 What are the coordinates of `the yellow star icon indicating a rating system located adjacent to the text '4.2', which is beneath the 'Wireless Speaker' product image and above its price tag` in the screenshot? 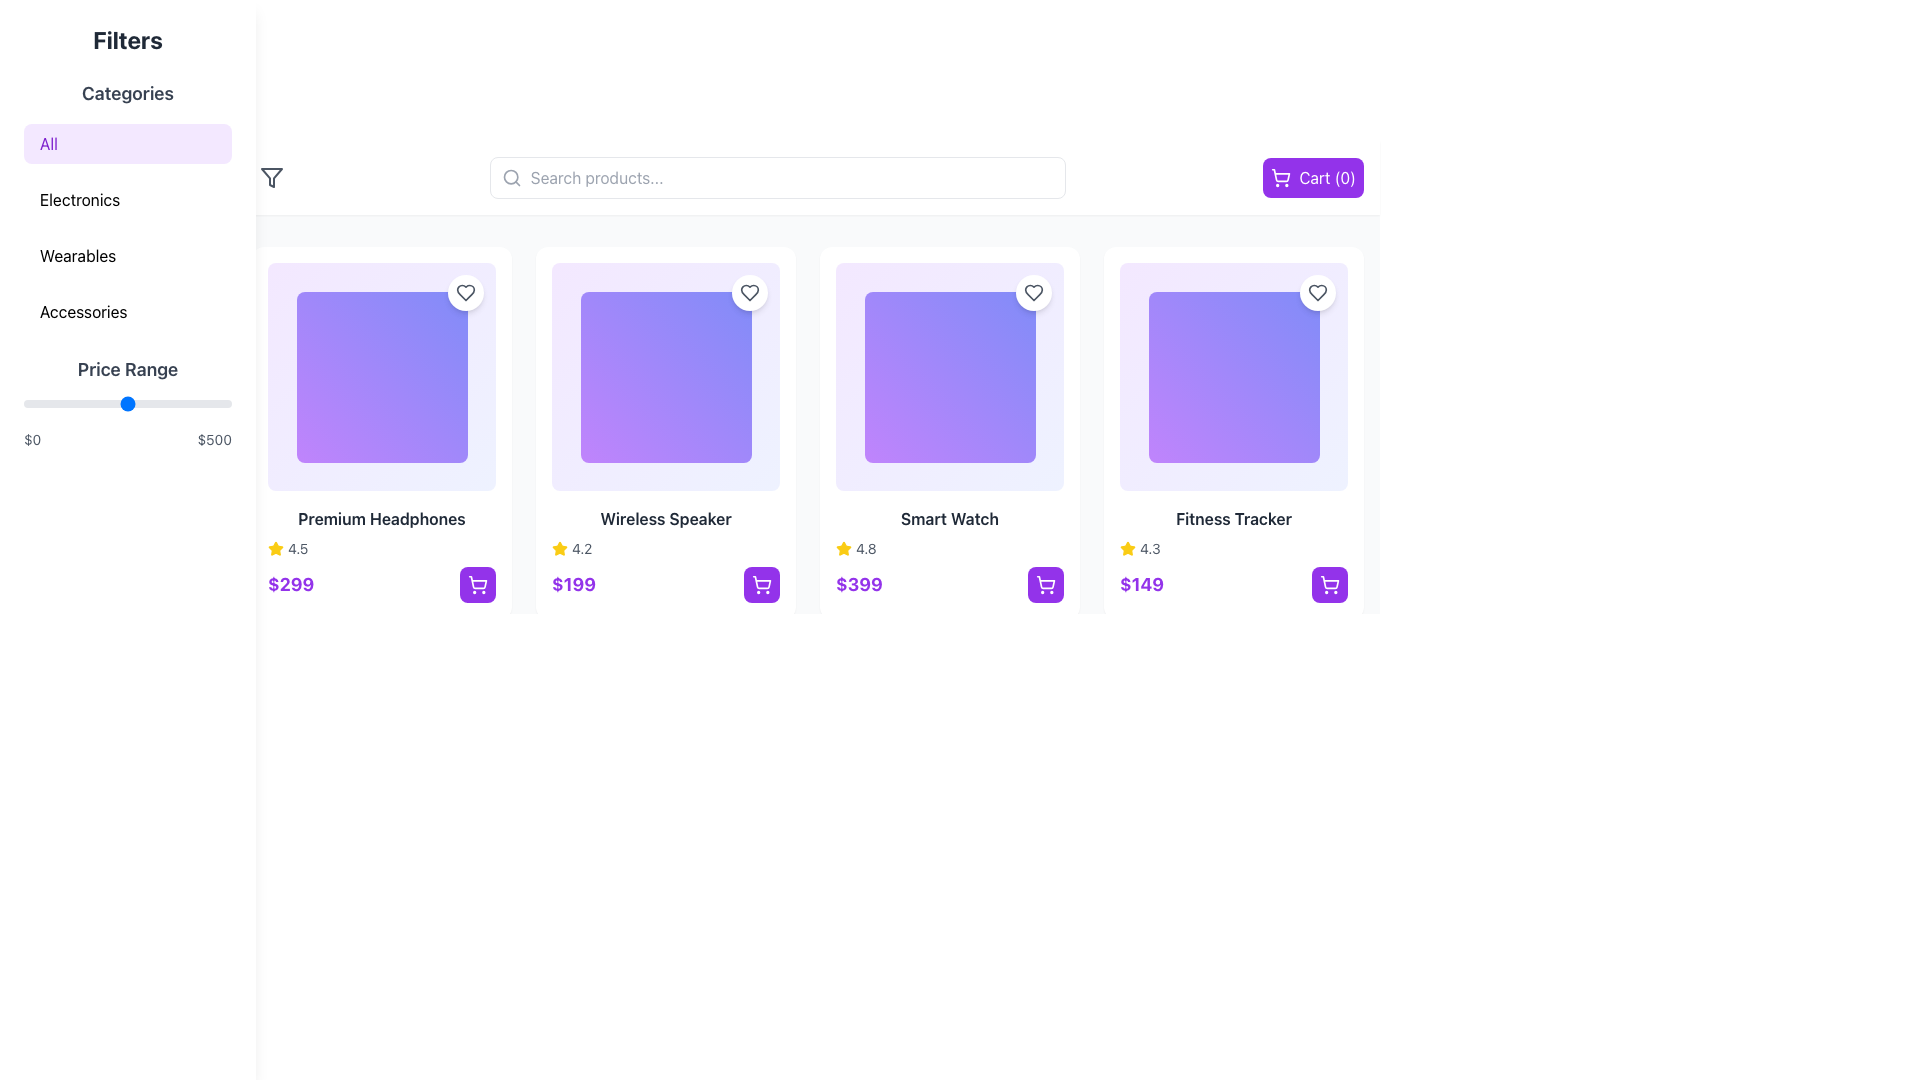 It's located at (560, 548).